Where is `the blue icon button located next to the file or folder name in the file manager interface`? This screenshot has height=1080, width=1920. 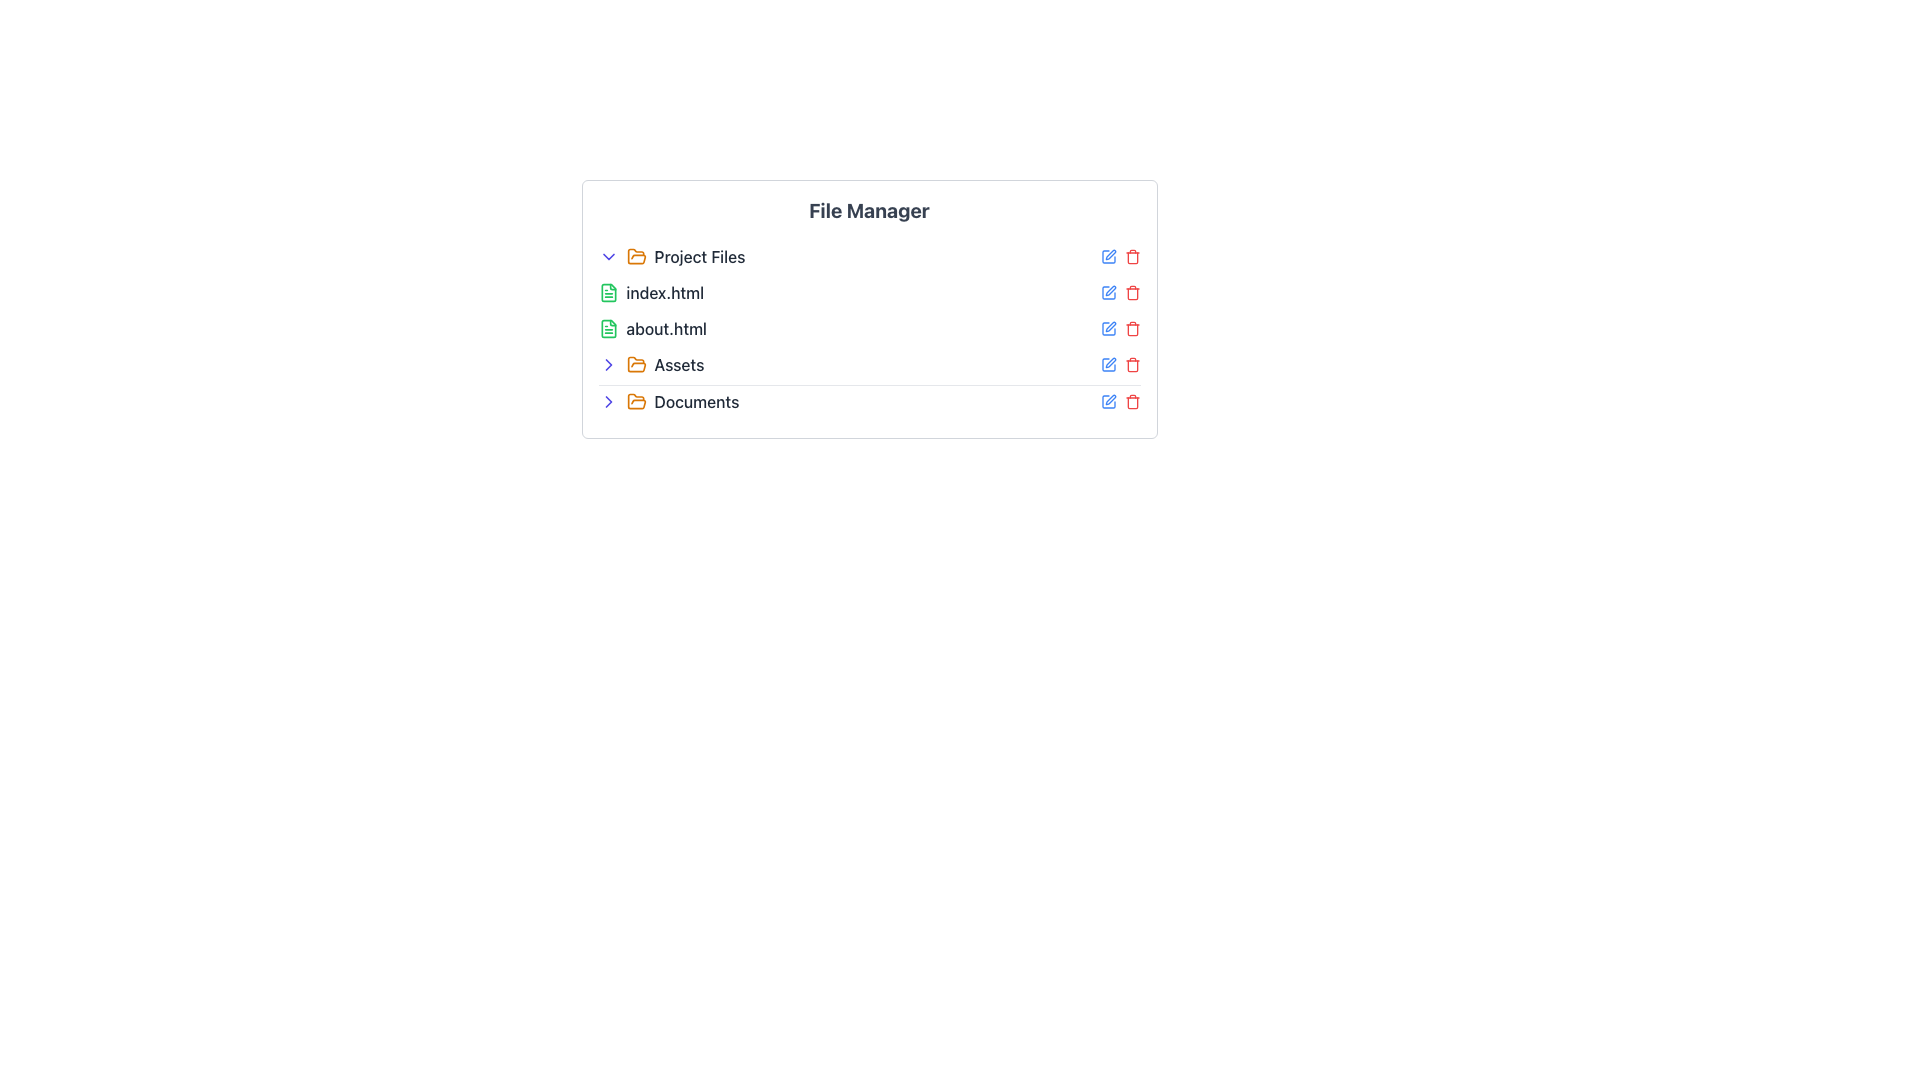
the blue icon button located next to the file or folder name in the file manager interface is located at coordinates (1107, 401).